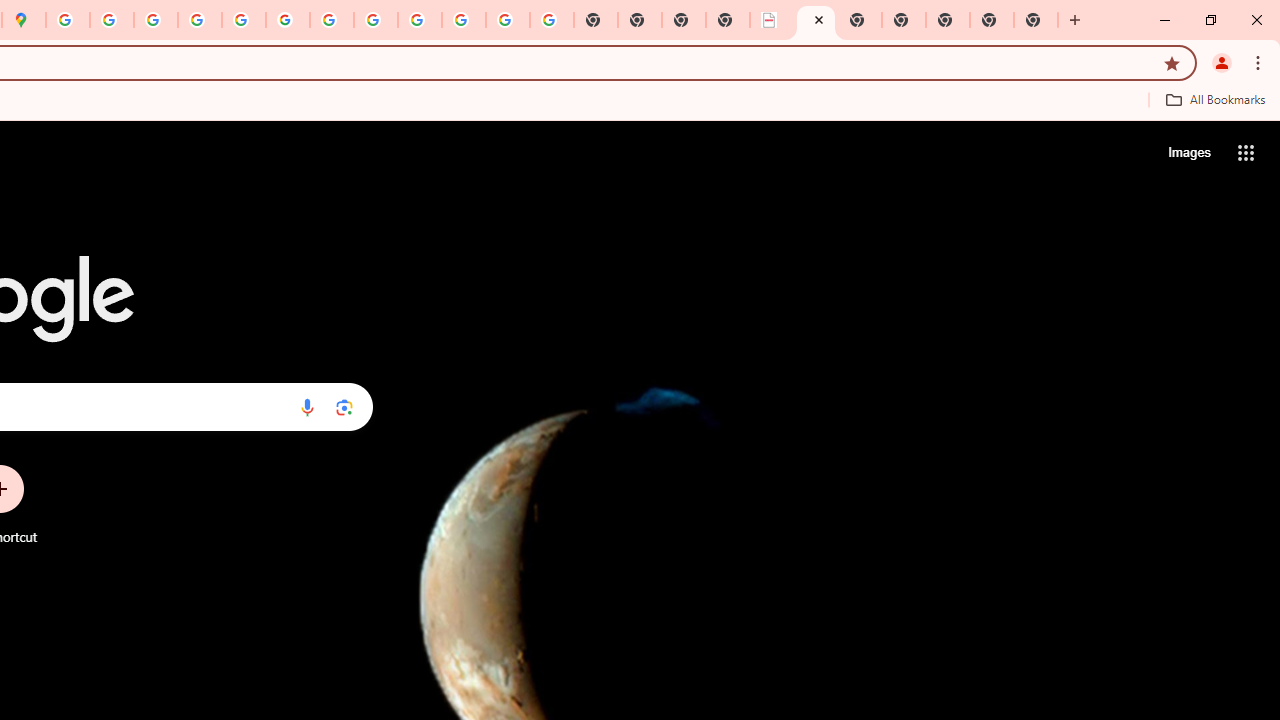  I want to click on 'Privacy Help Center - Policies Help', so click(199, 20).